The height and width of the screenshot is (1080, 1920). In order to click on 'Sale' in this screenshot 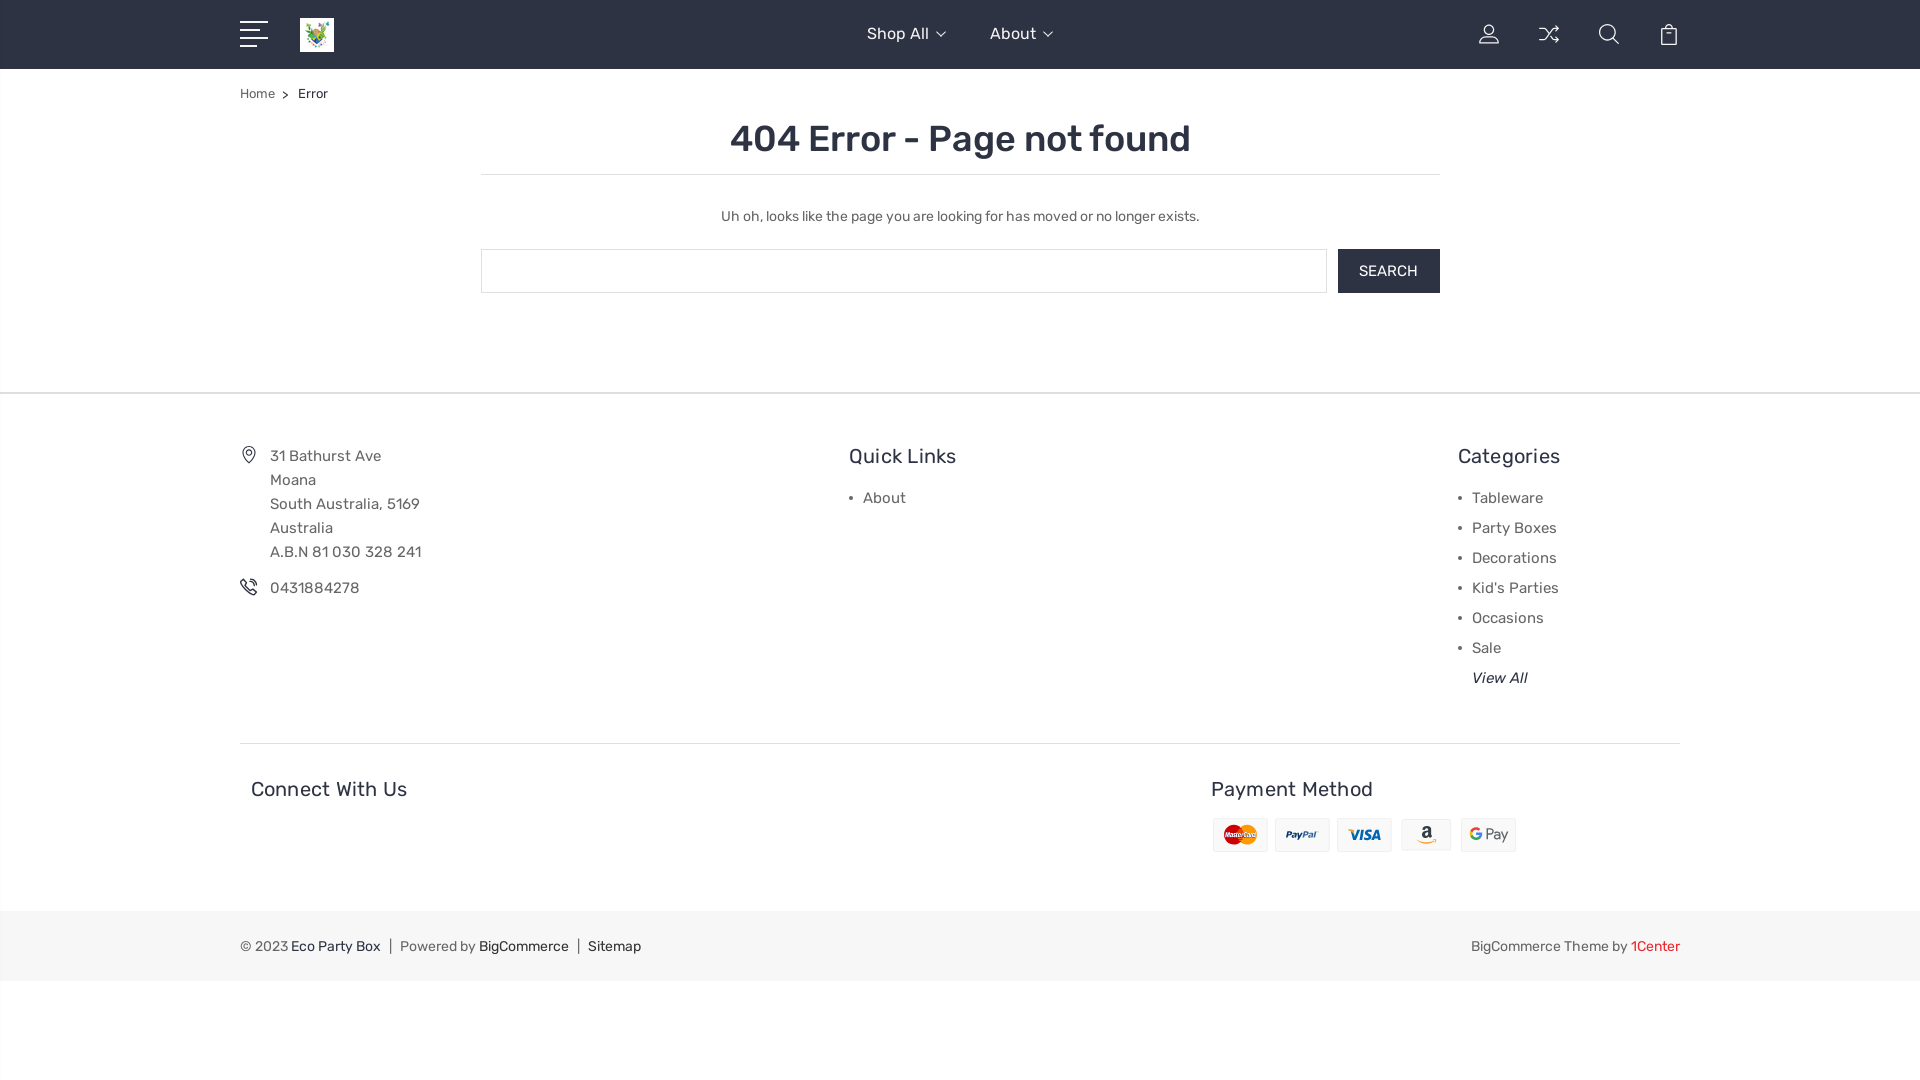, I will do `click(1486, 647)`.